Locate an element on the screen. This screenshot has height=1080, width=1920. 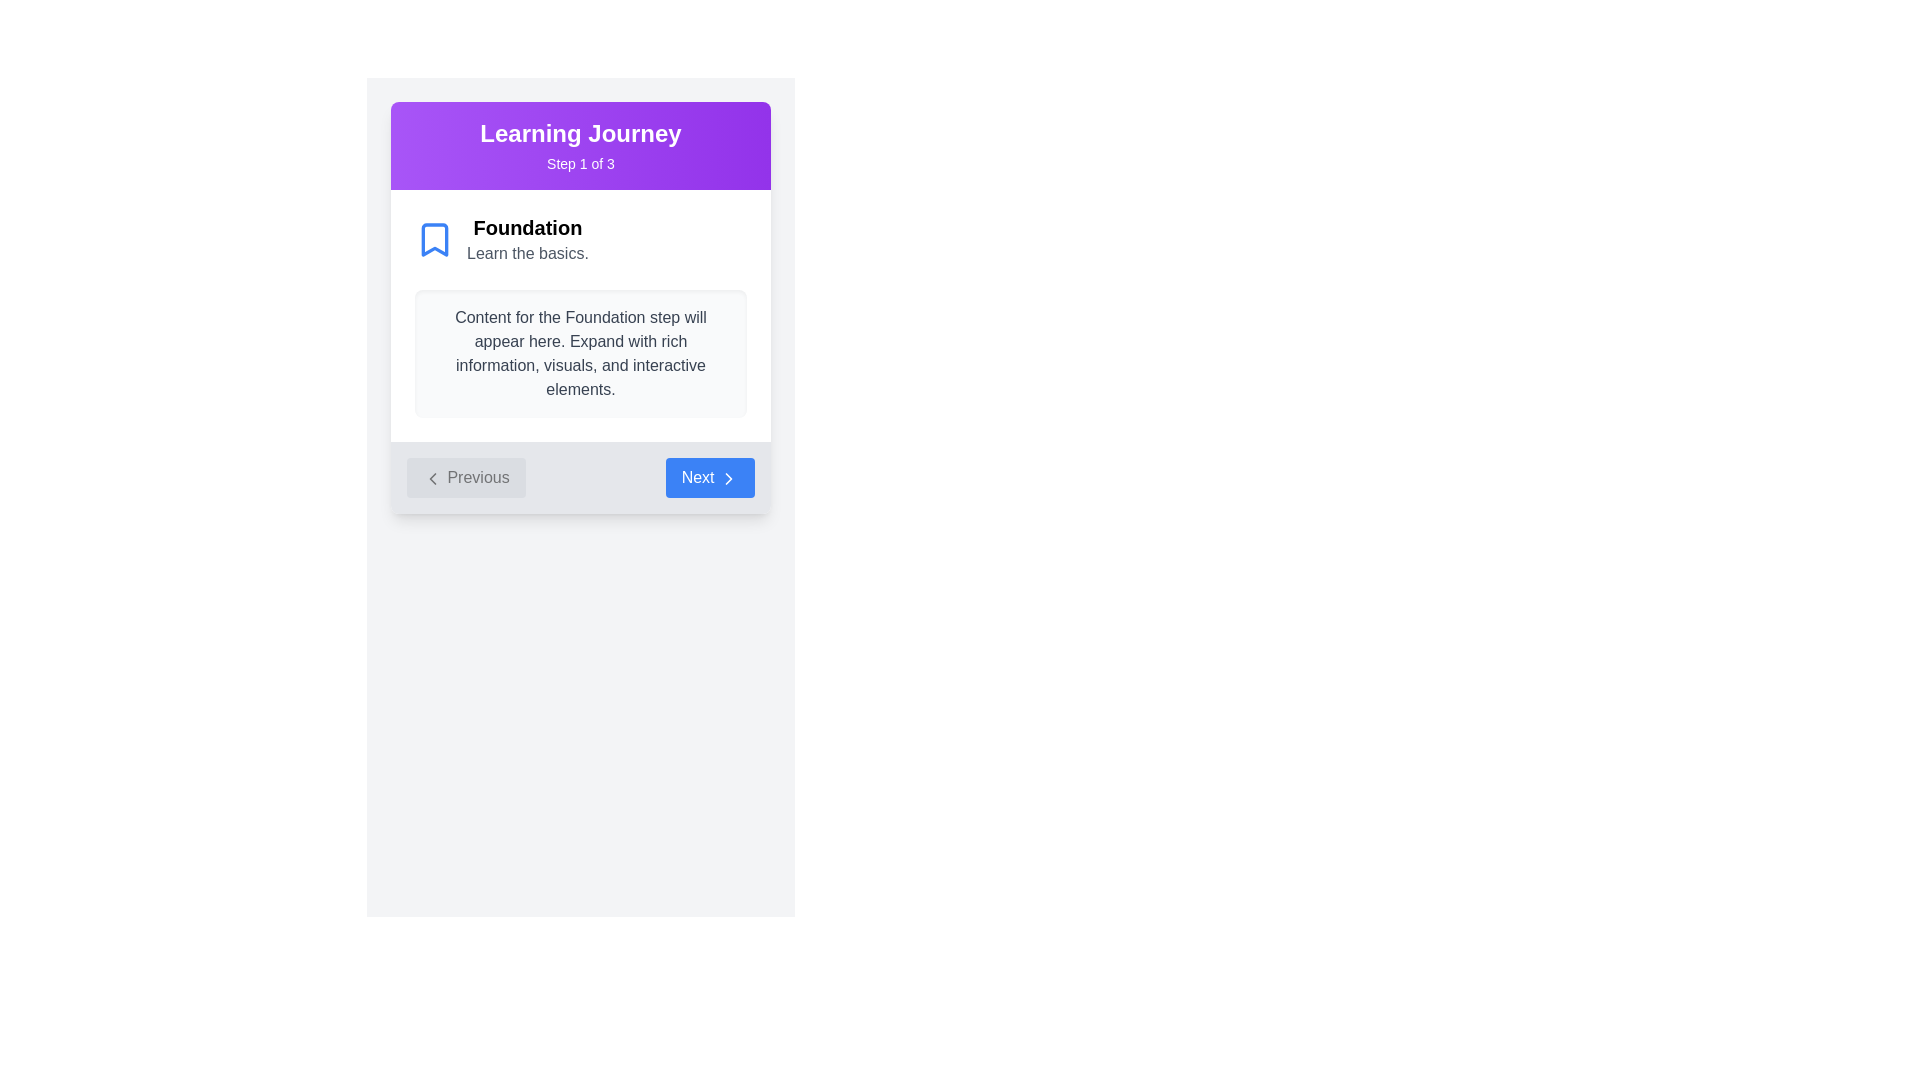
the right-facing chevron icon within the 'Next' button, located at the bottom-right corner of the interface is located at coordinates (728, 478).